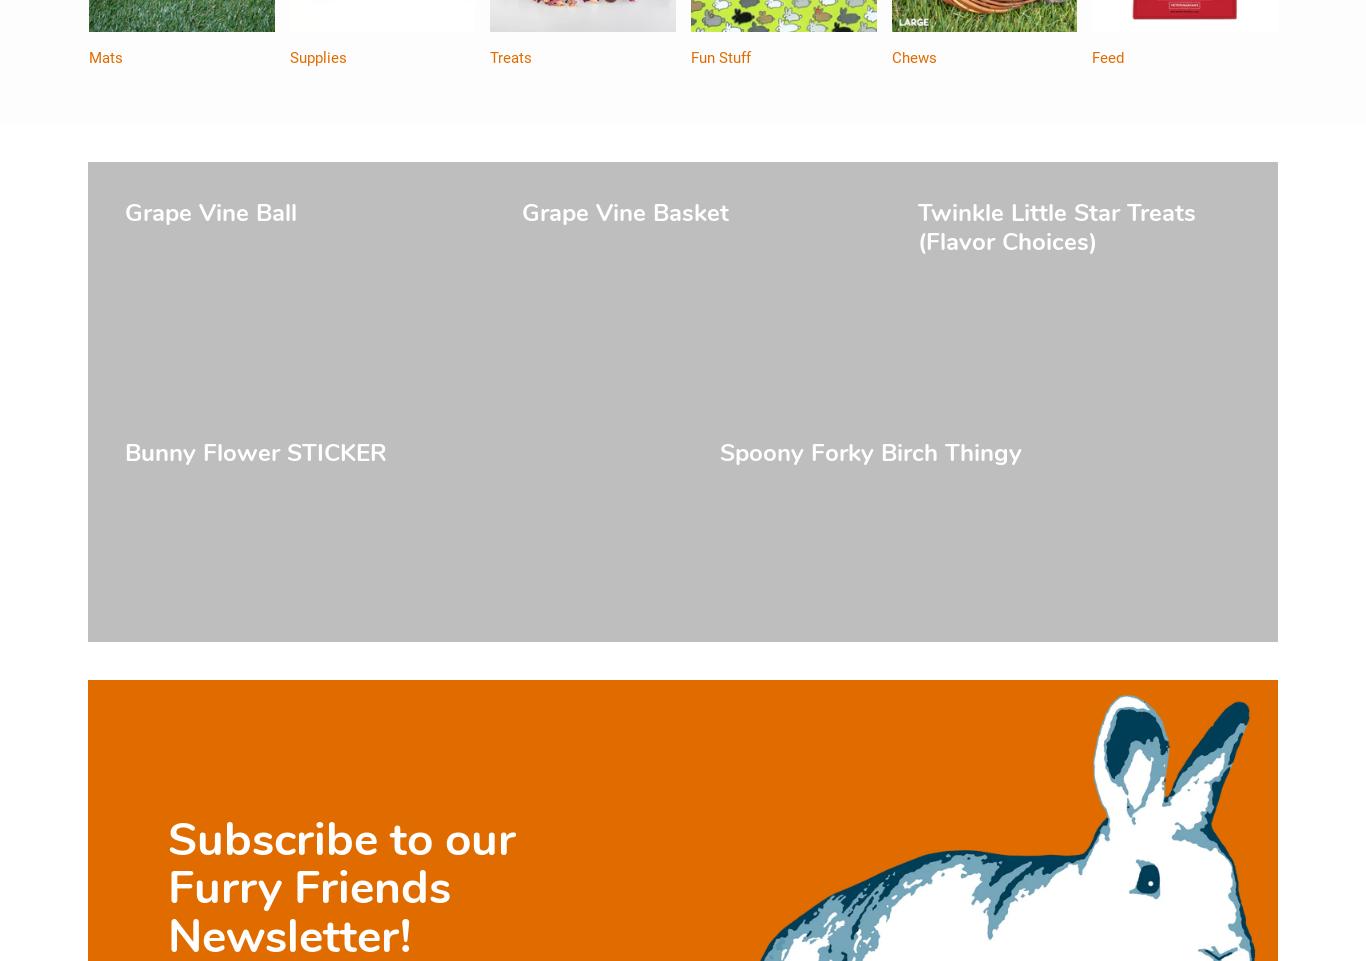  Describe the element at coordinates (511, 58) in the screenshot. I see `'Treats'` at that location.